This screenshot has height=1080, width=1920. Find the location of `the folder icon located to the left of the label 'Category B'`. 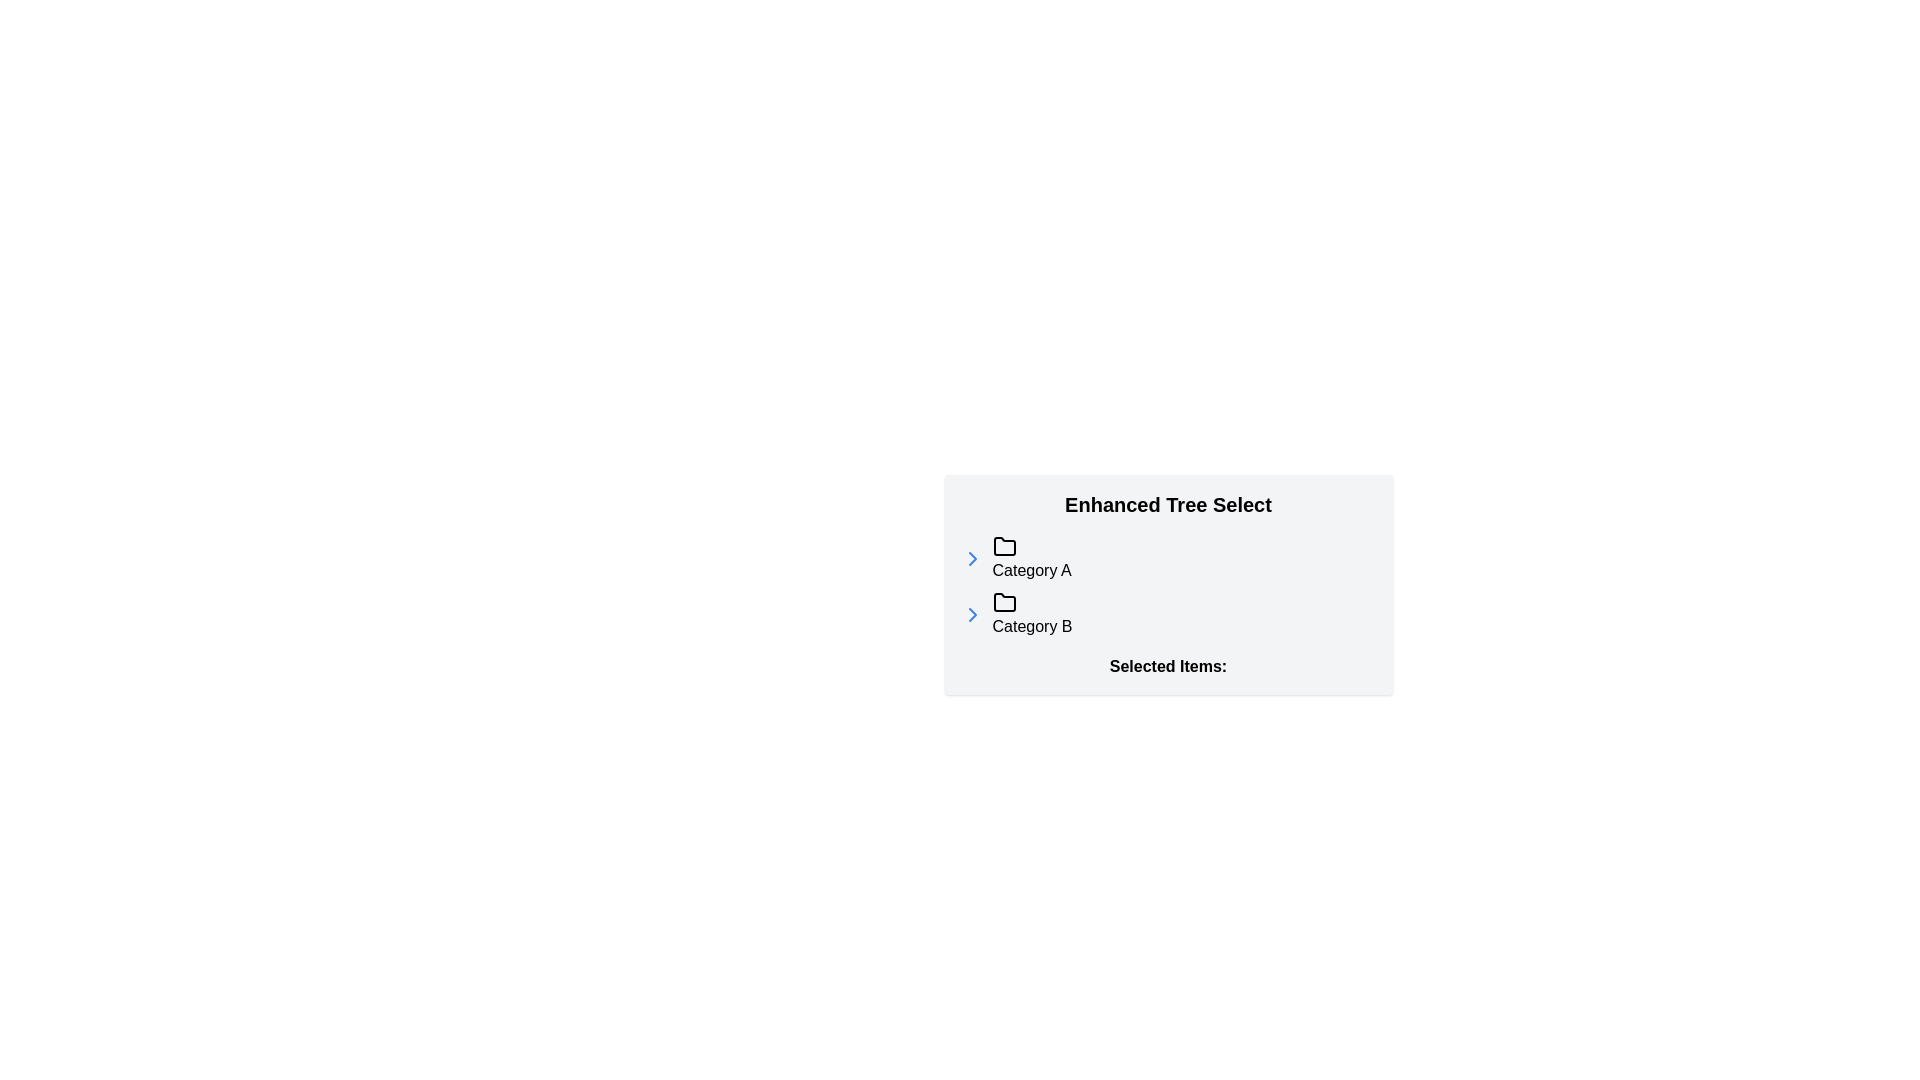

the folder icon located to the left of the label 'Category B' is located at coordinates (1004, 601).